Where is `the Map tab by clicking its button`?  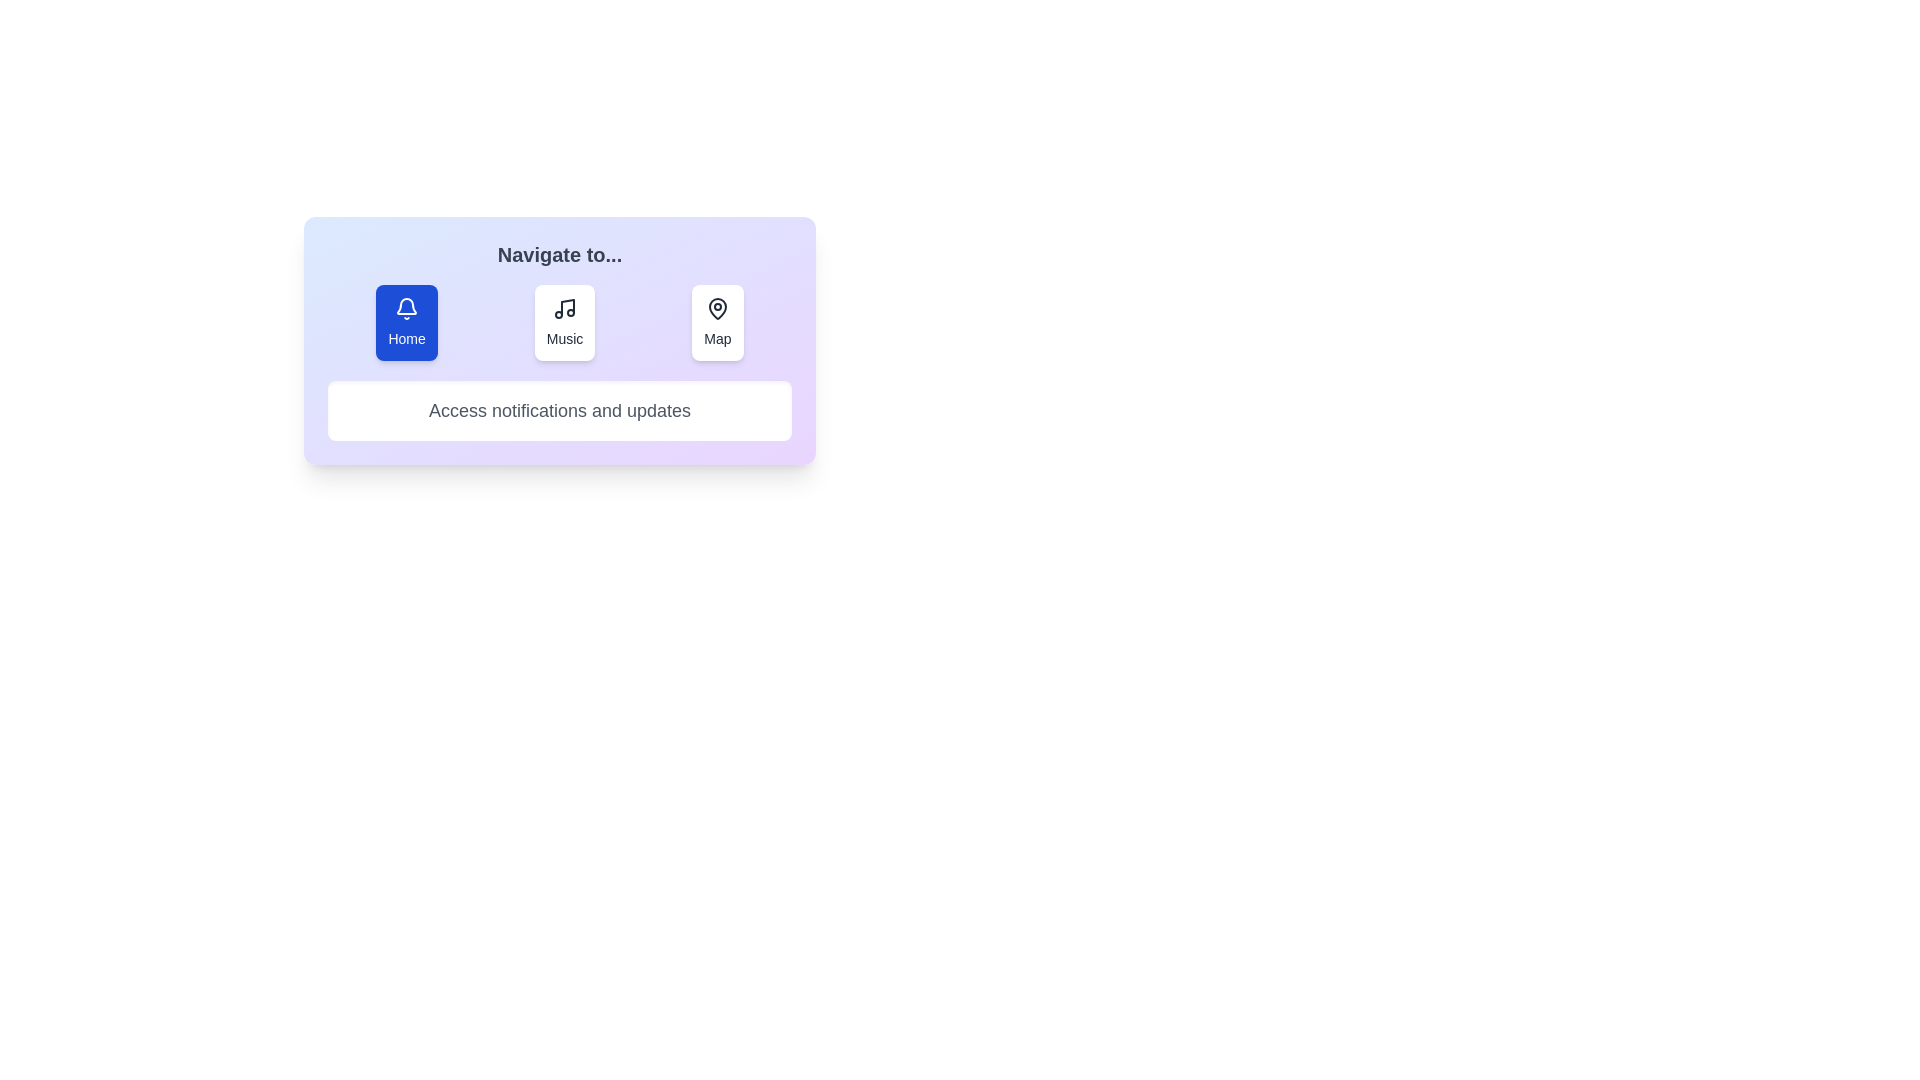
the Map tab by clicking its button is located at coordinates (716, 322).